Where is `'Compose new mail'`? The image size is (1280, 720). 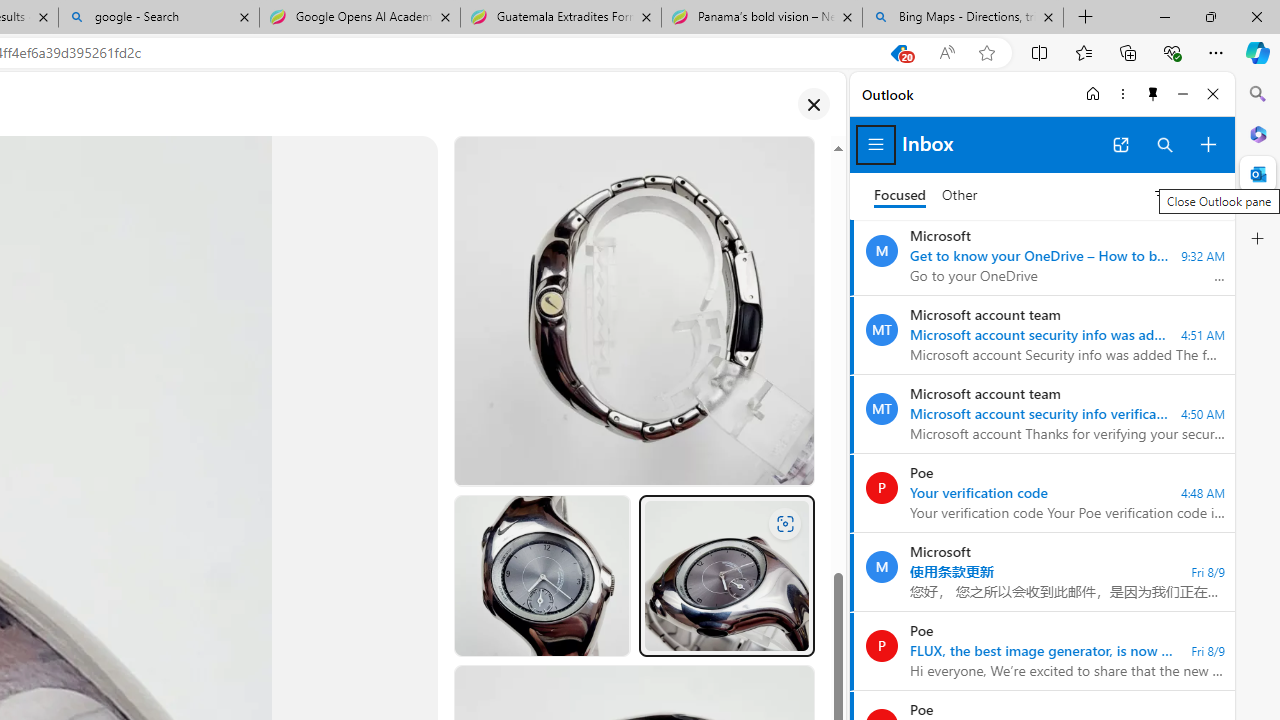 'Compose new mail' is located at coordinates (1207, 144).